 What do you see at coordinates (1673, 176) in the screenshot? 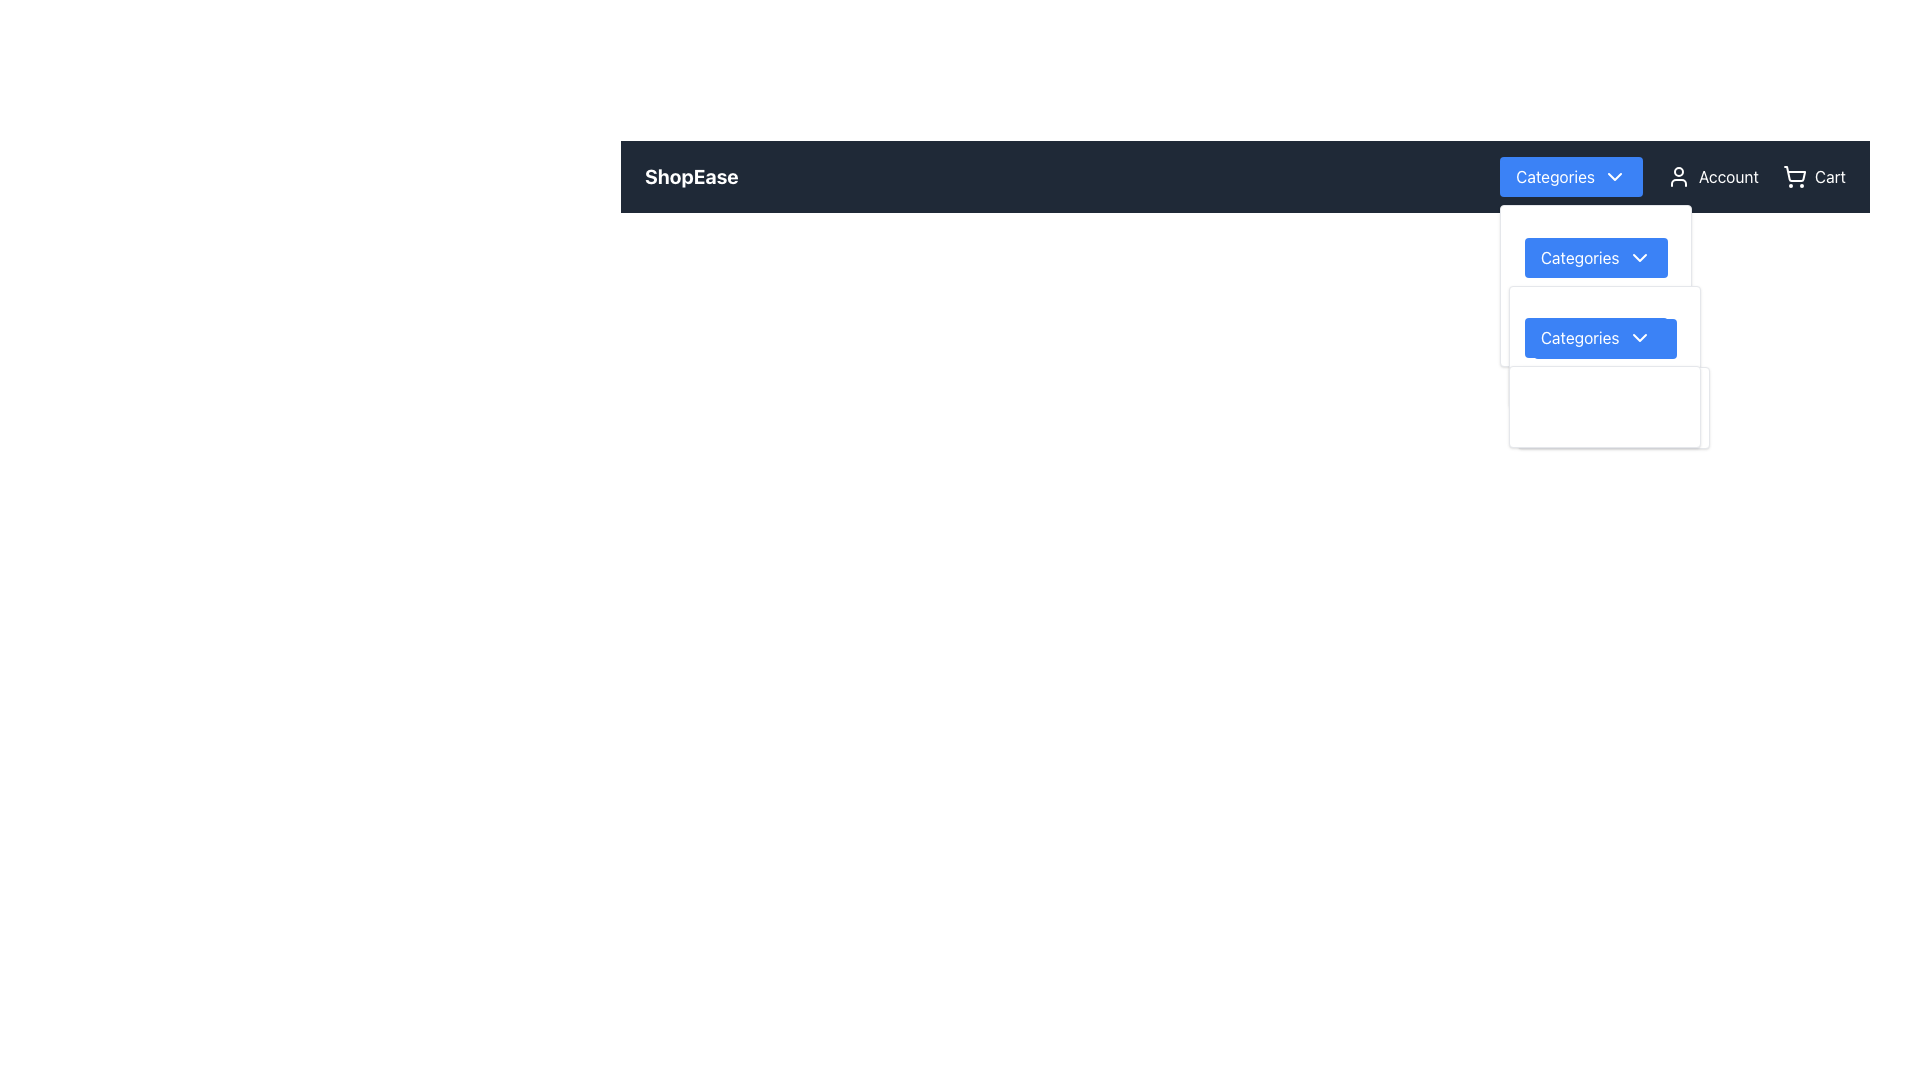
I see `the Interactive Button with Icon located in the navigation bar, positioned to the right of the 'Categories' dropdown and to the left of the 'Cart' element` at bounding box center [1673, 176].